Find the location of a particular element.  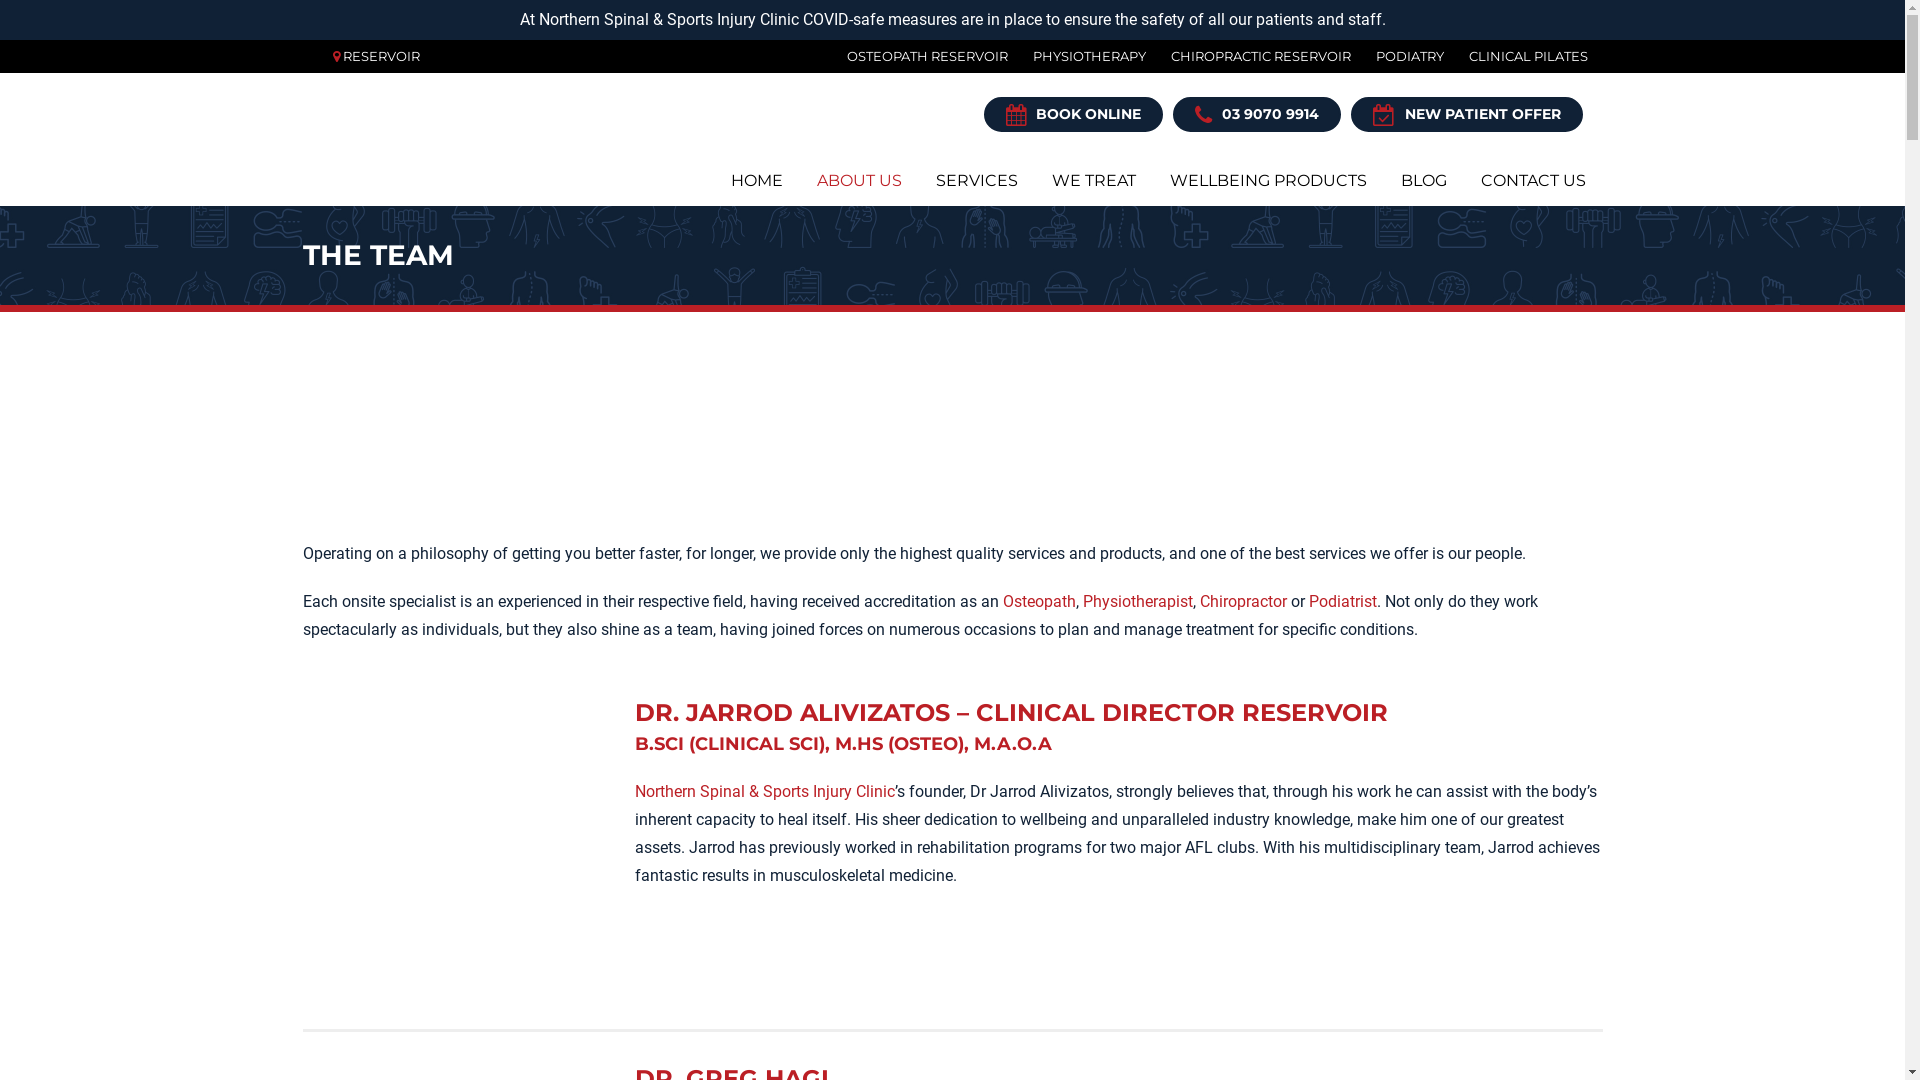

'HOME' is located at coordinates (756, 181).